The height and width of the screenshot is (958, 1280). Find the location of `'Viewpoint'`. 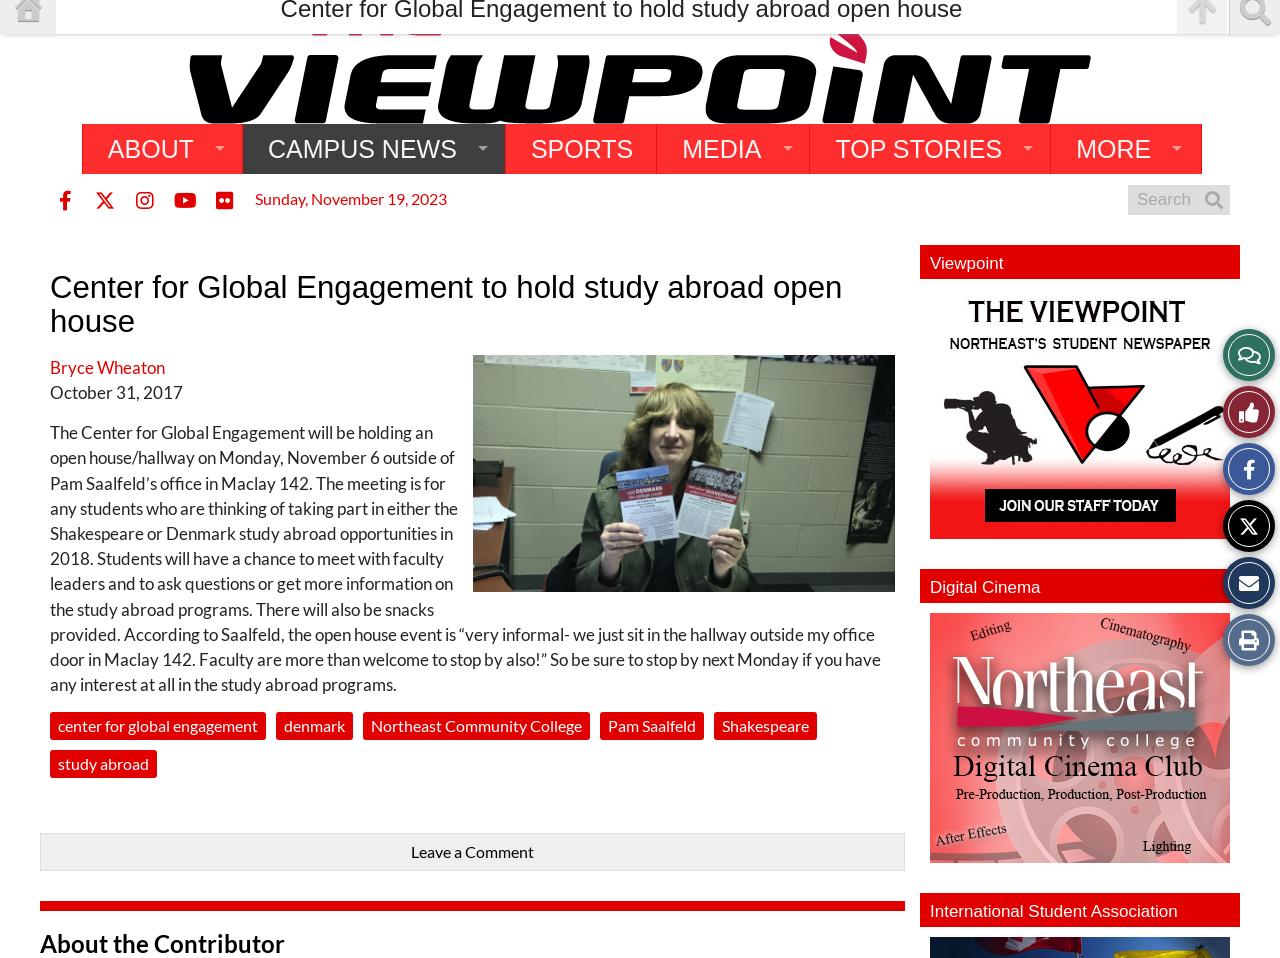

'Viewpoint' is located at coordinates (929, 263).